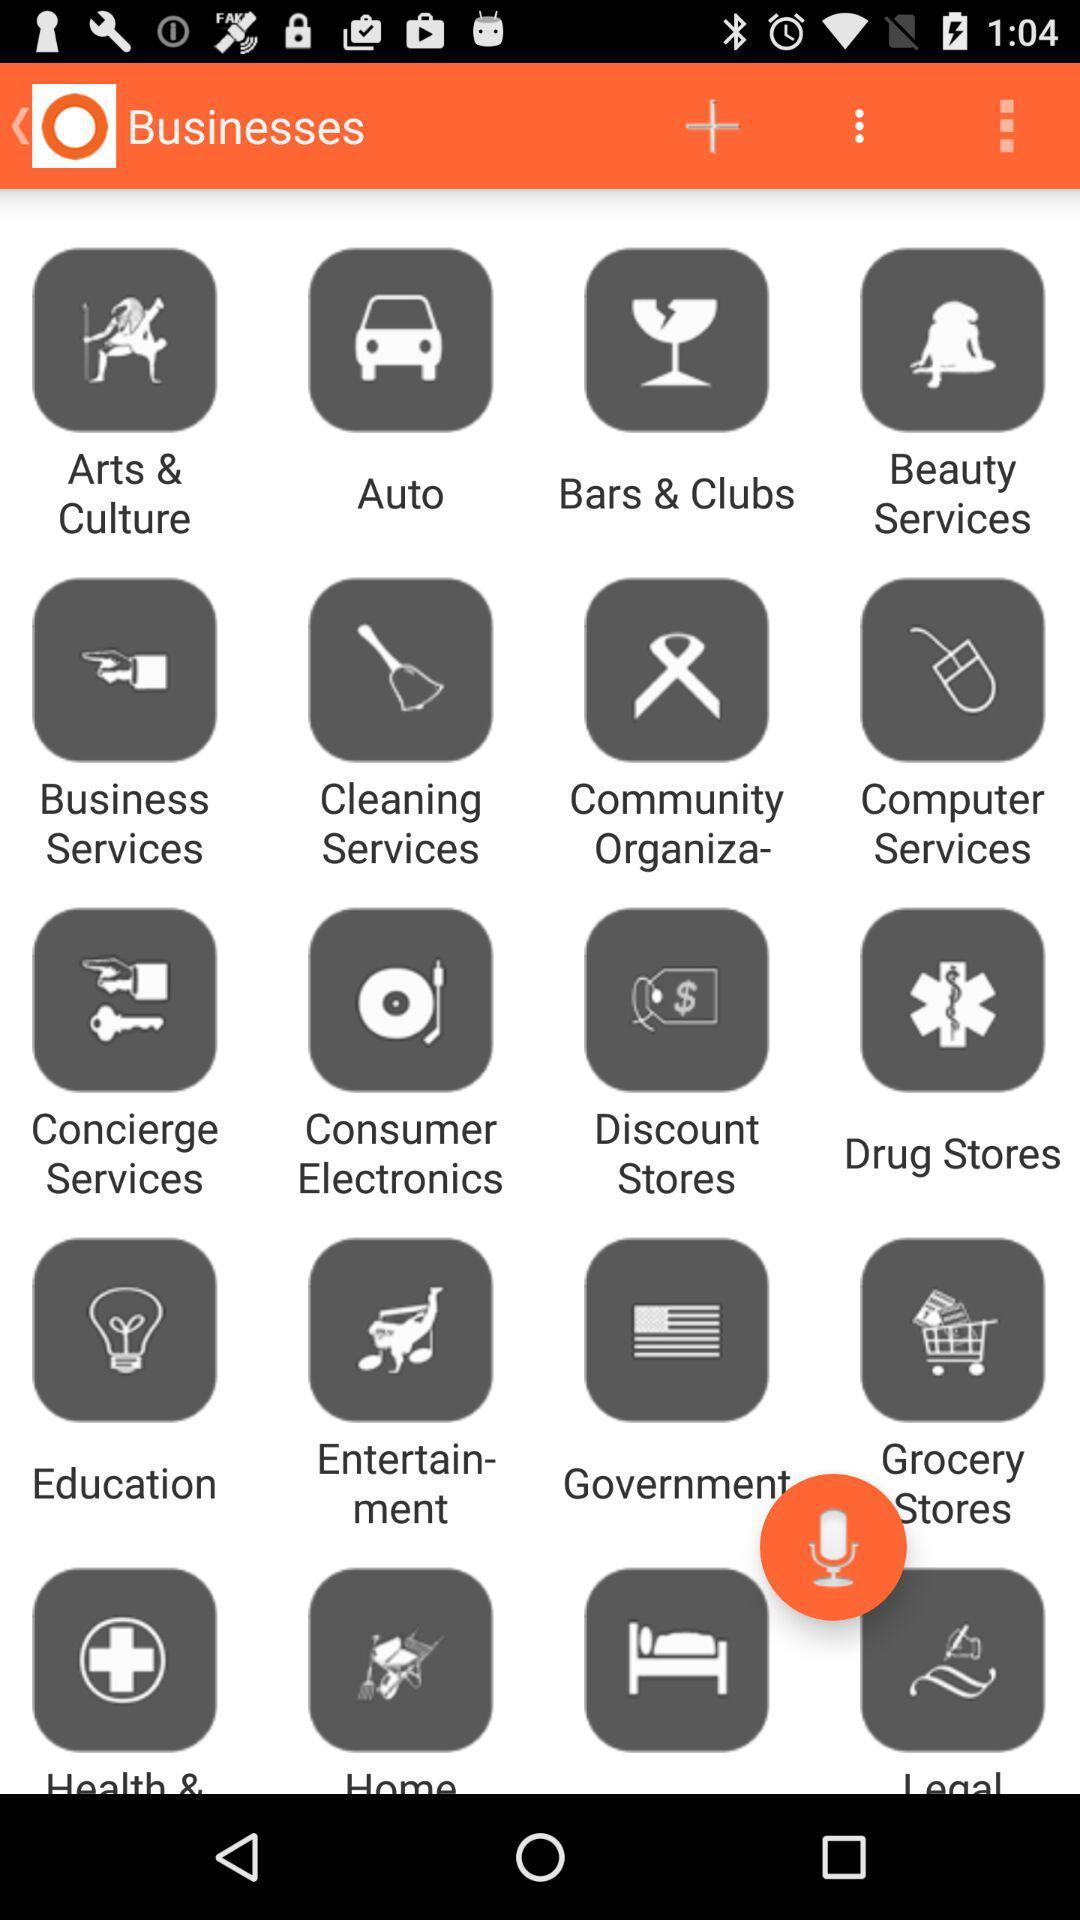 The width and height of the screenshot is (1080, 1920). Describe the element at coordinates (833, 1546) in the screenshot. I see `app above legal services icon` at that location.